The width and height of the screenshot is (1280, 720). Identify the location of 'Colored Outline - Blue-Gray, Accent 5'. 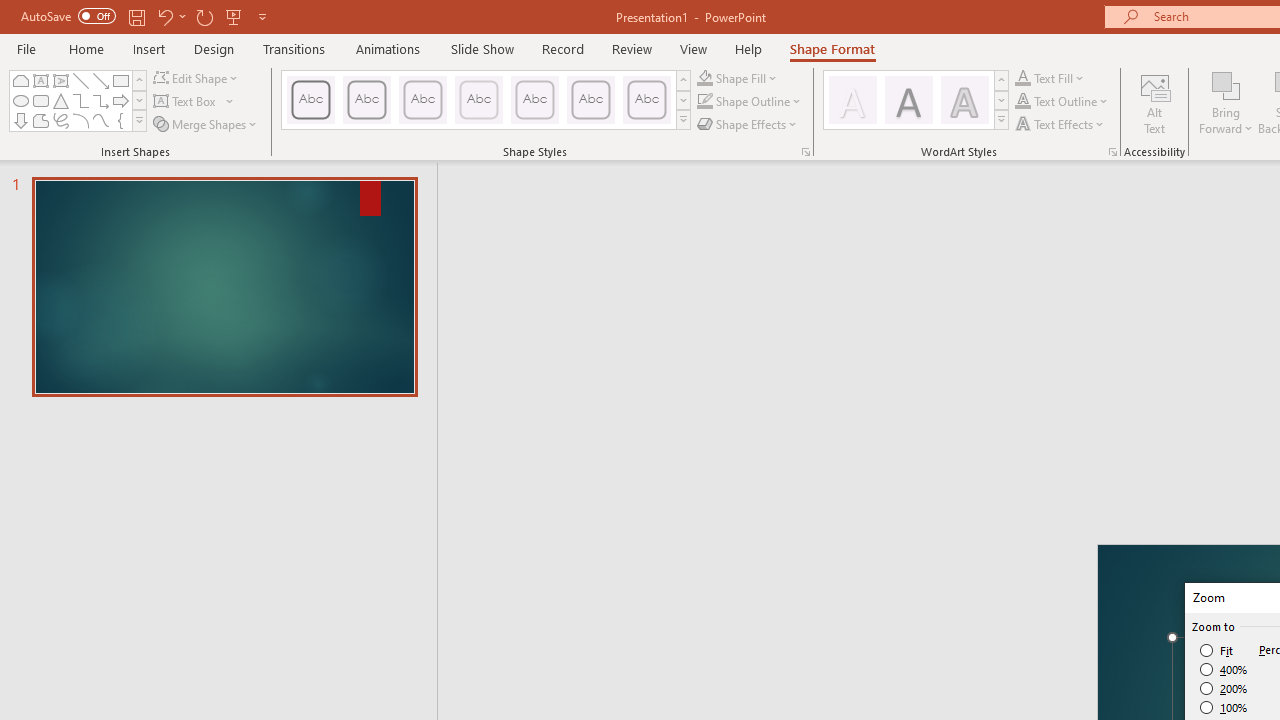
(590, 100).